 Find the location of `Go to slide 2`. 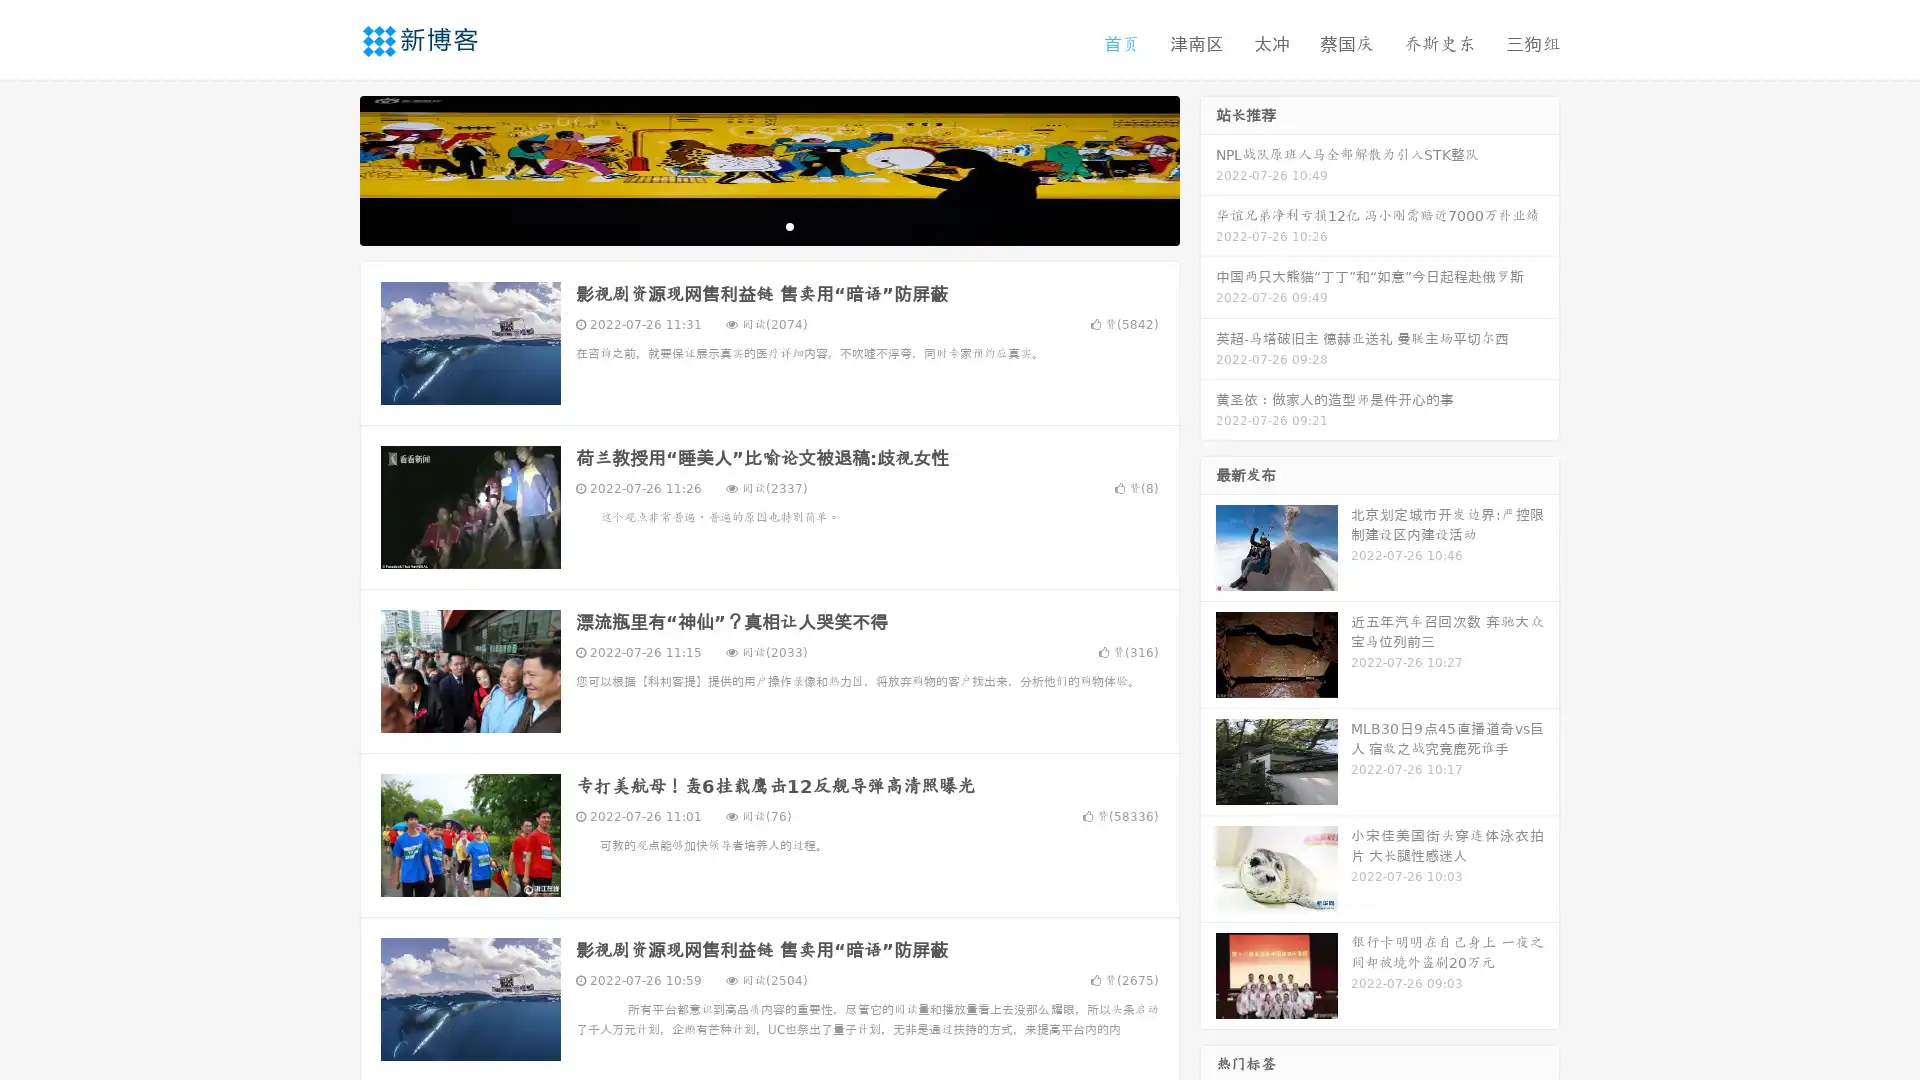

Go to slide 2 is located at coordinates (768, 225).